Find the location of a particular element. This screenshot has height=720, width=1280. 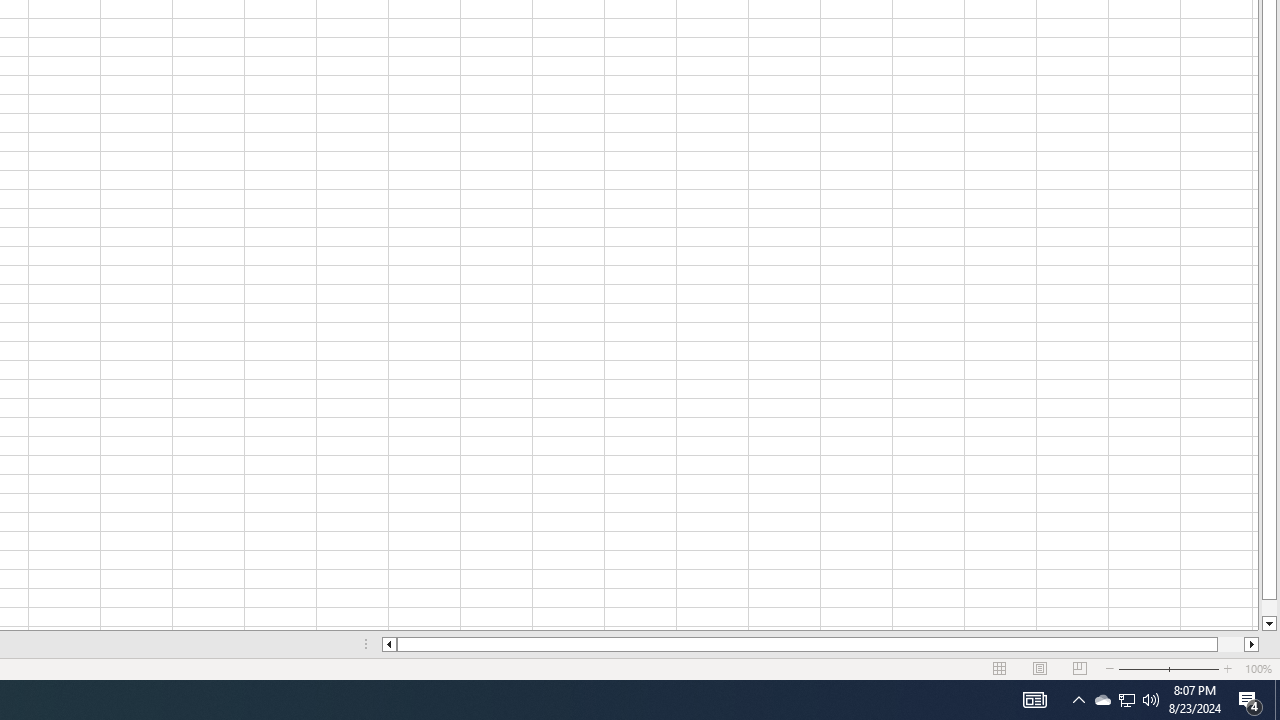

'Column left' is located at coordinates (388, 644).